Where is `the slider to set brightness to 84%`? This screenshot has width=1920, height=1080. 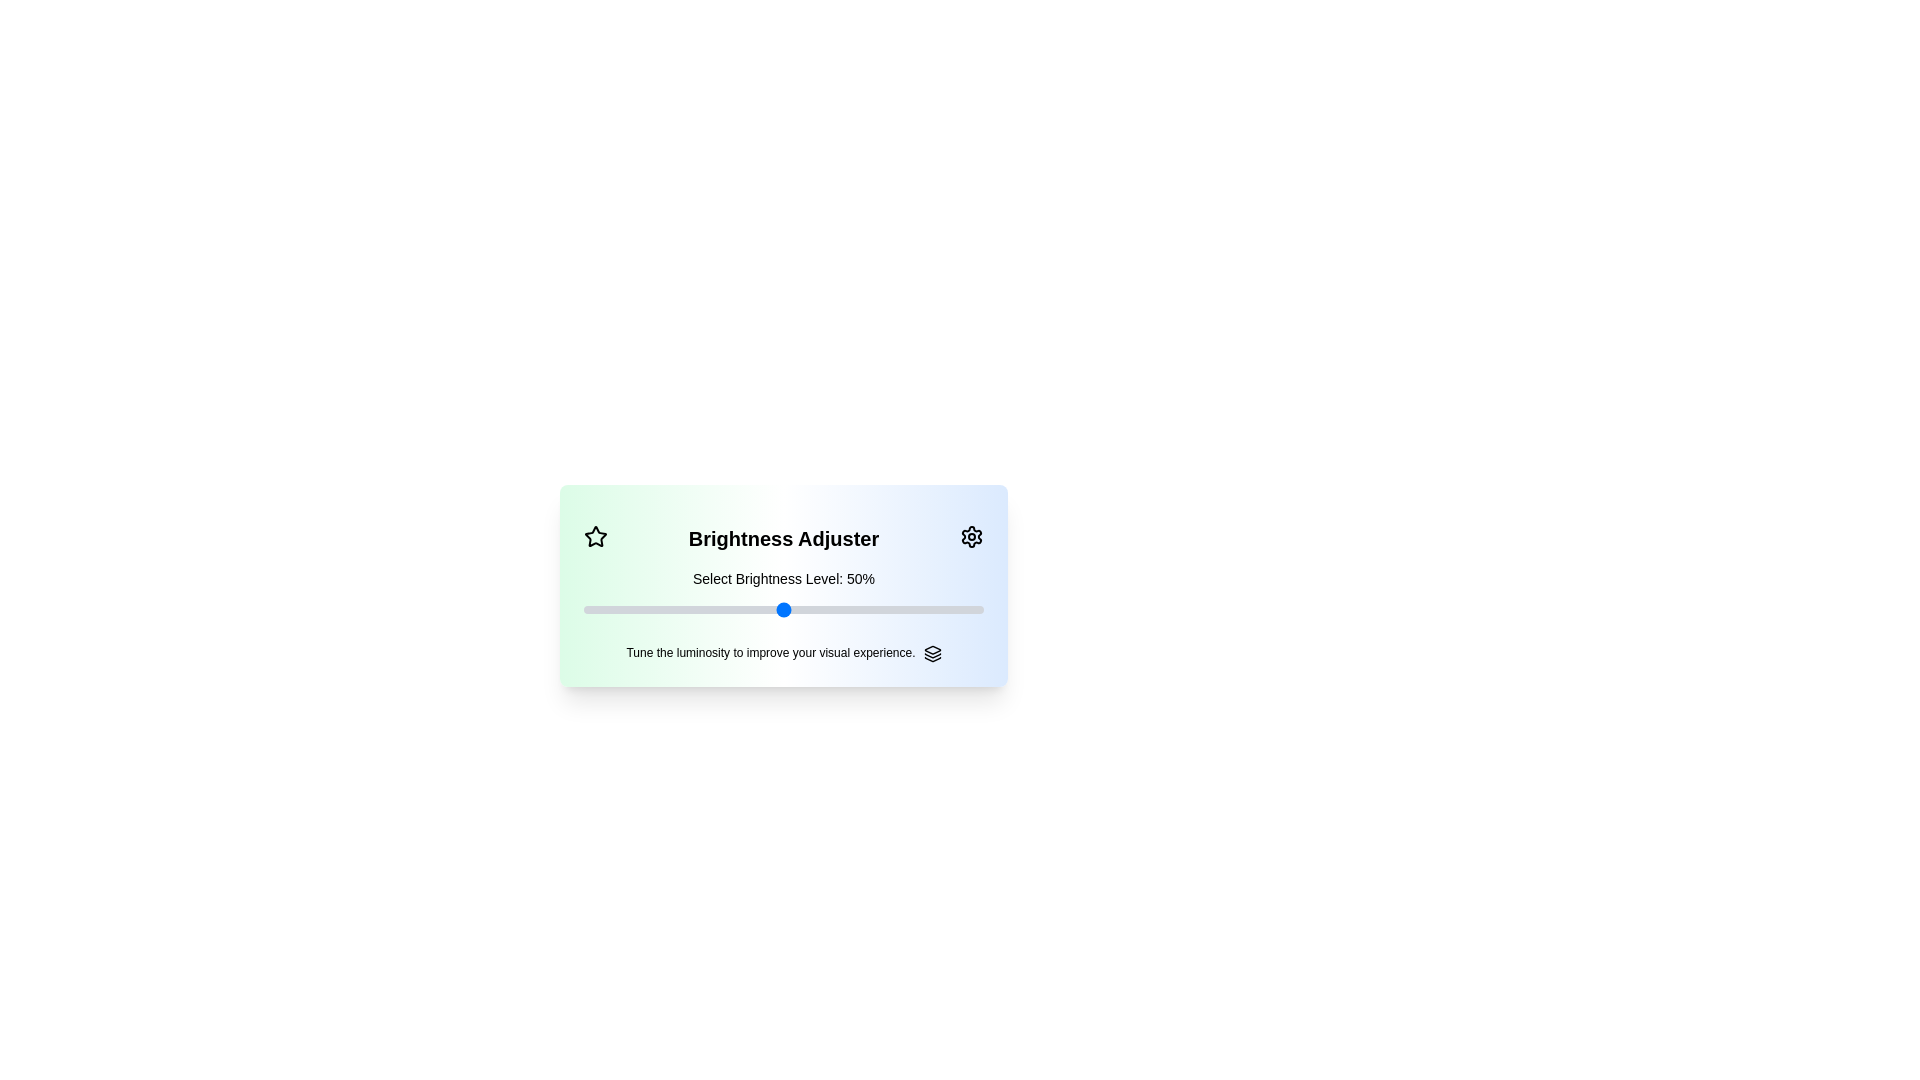
the slider to set brightness to 84% is located at coordinates (583, 608).